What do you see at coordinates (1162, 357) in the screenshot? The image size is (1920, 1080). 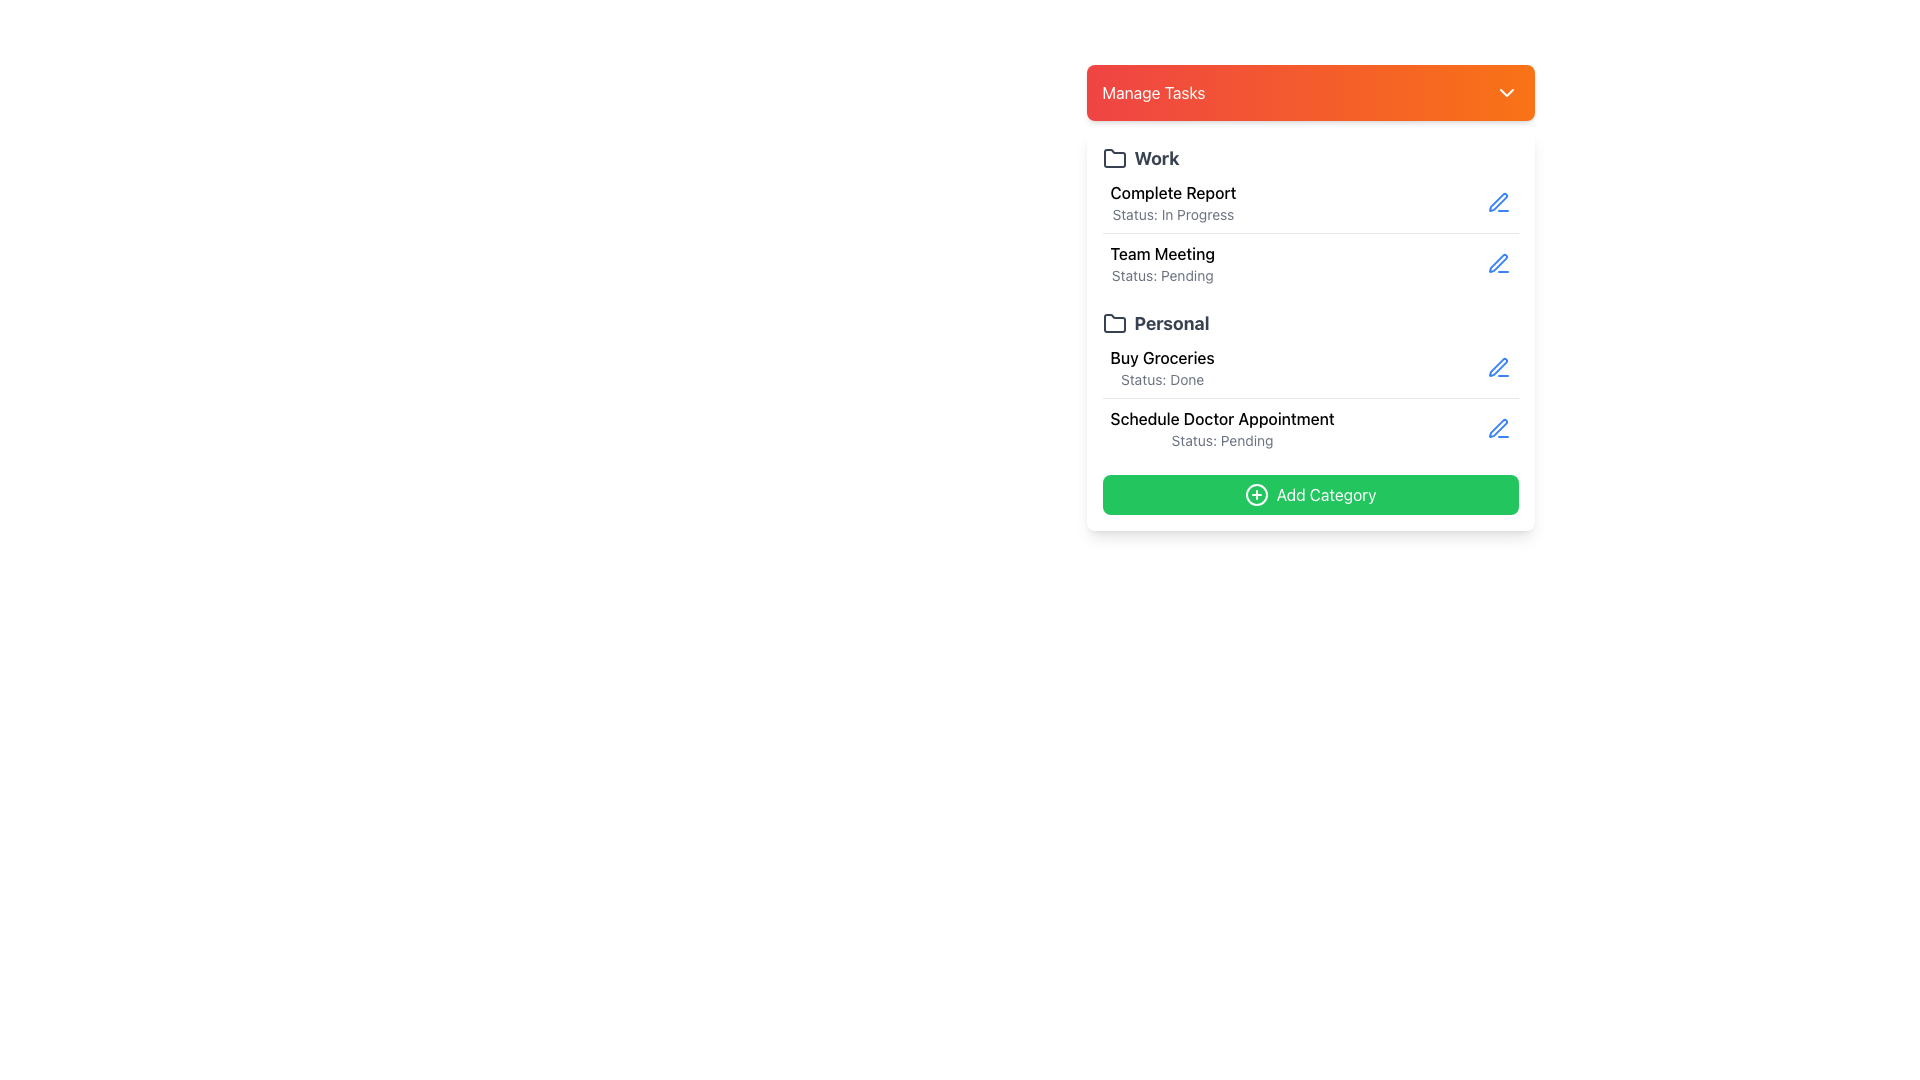 I see `the task label located in the 'Personal' section of the task management interface, positioned directly above the 'Status: Done' text` at bounding box center [1162, 357].